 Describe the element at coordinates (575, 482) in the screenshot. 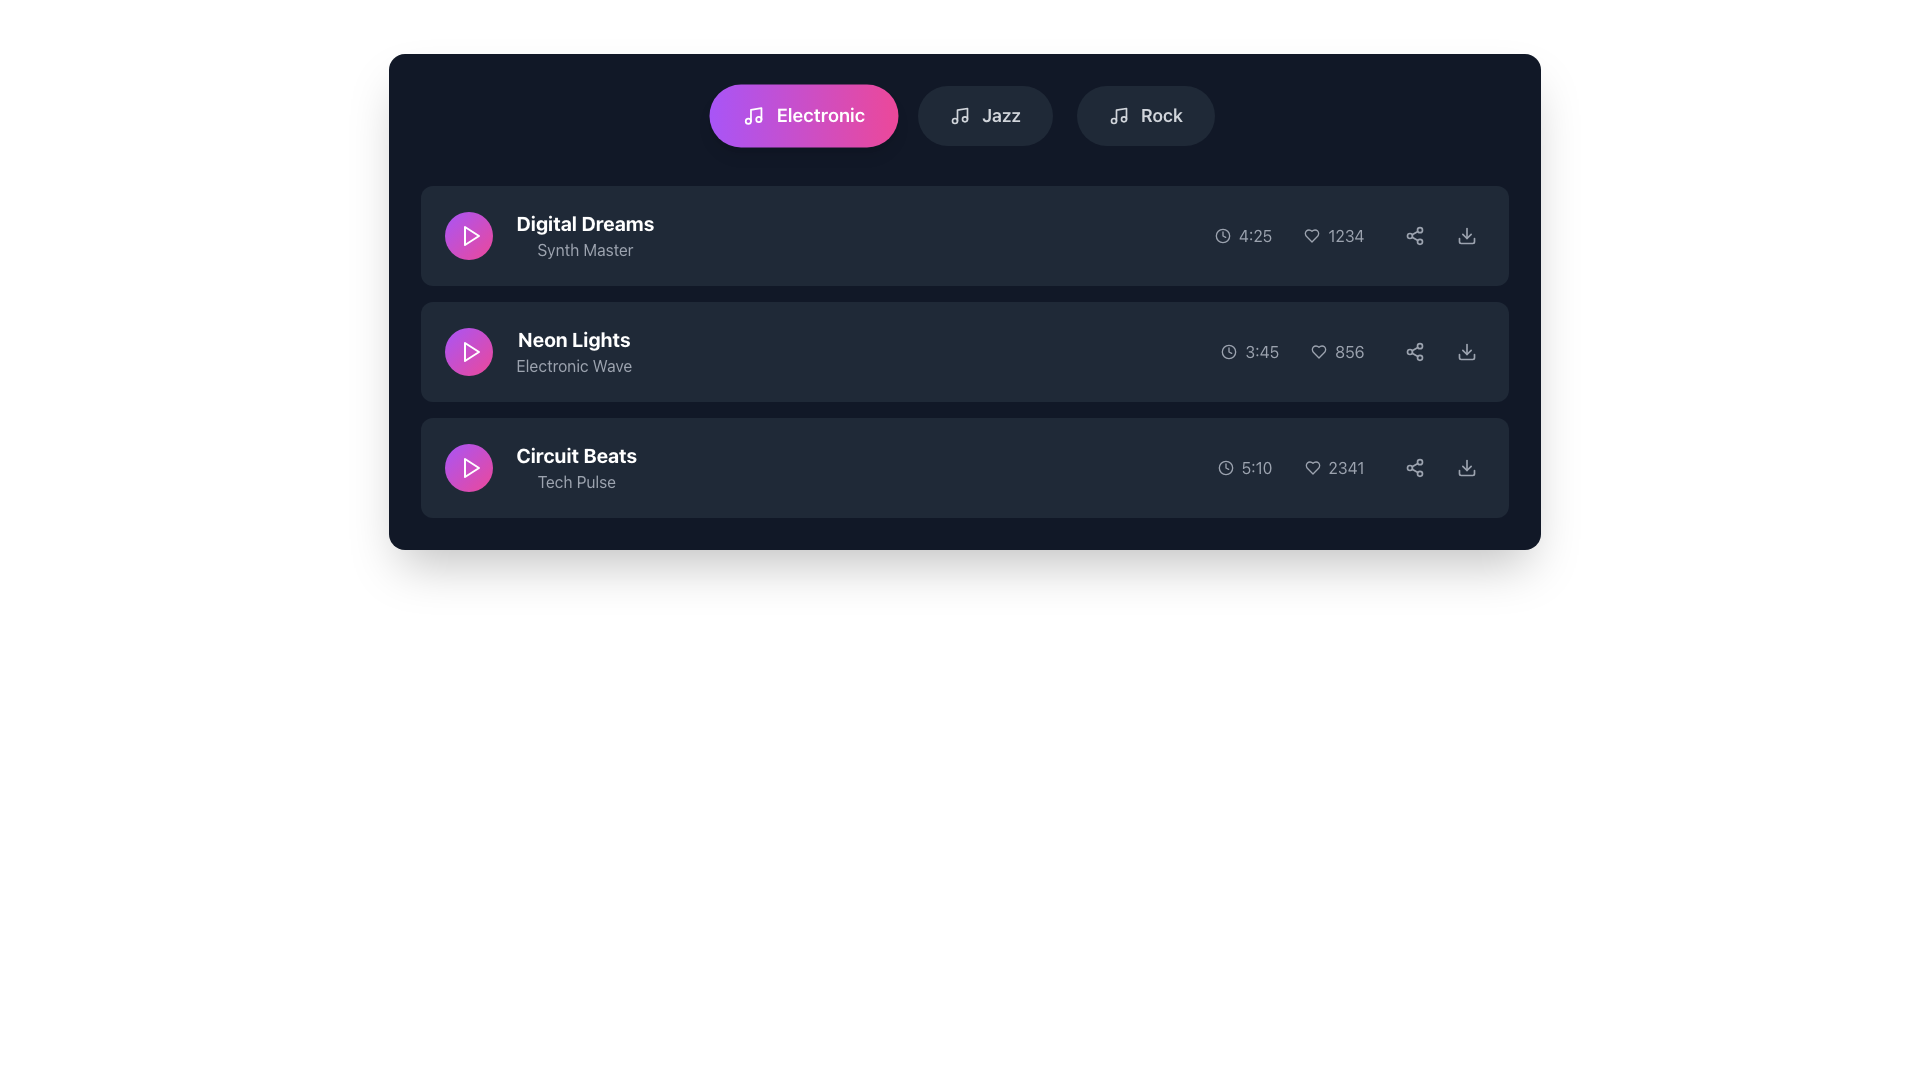

I see `the 'Tech Pulse' text element, which is a gray subtitle located directly below the 'Circuit Beats' title in the playlist interface` at that location.